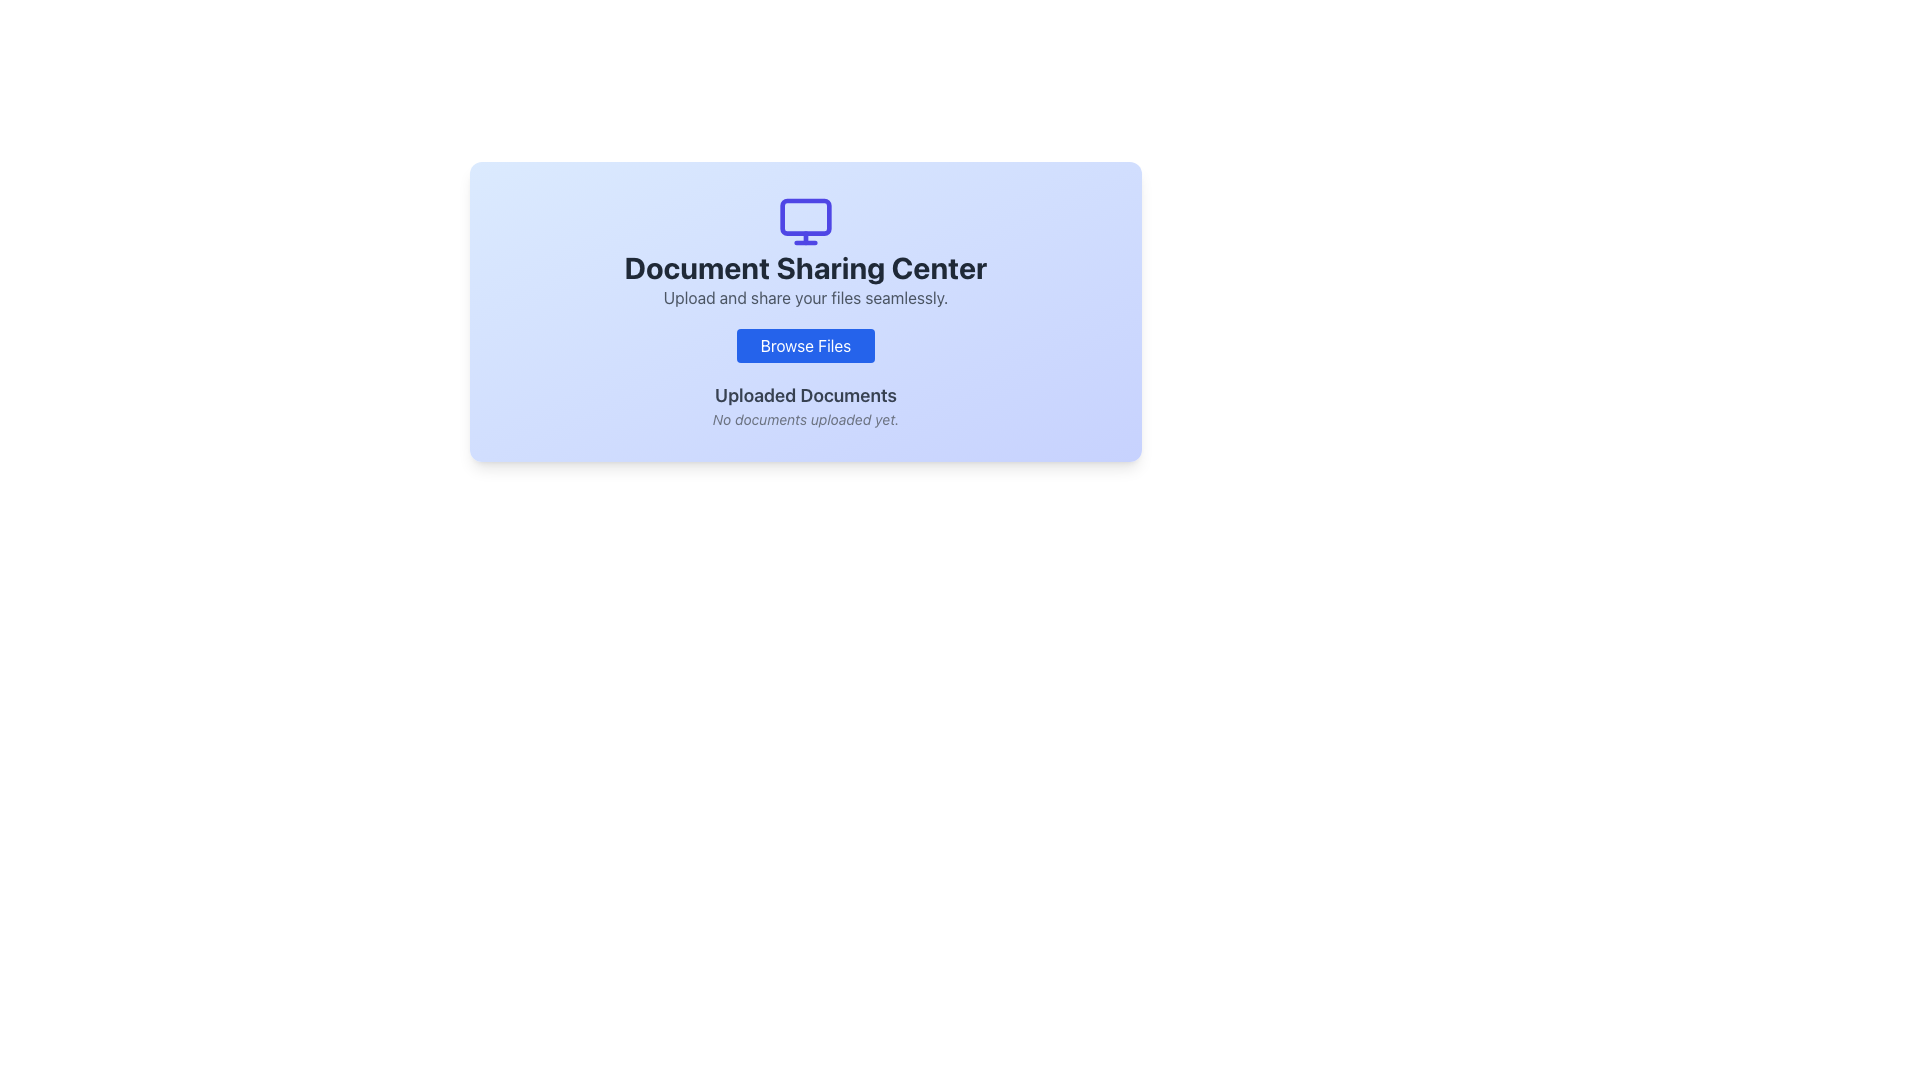 The width and height of the screenshot is (1920, 1080). What do you see at coordinates (806, 345) in the screenshot?
I see `the blue button labeled 'Browse Files' to trigger its hover effect` at bounding box center [806, 345].